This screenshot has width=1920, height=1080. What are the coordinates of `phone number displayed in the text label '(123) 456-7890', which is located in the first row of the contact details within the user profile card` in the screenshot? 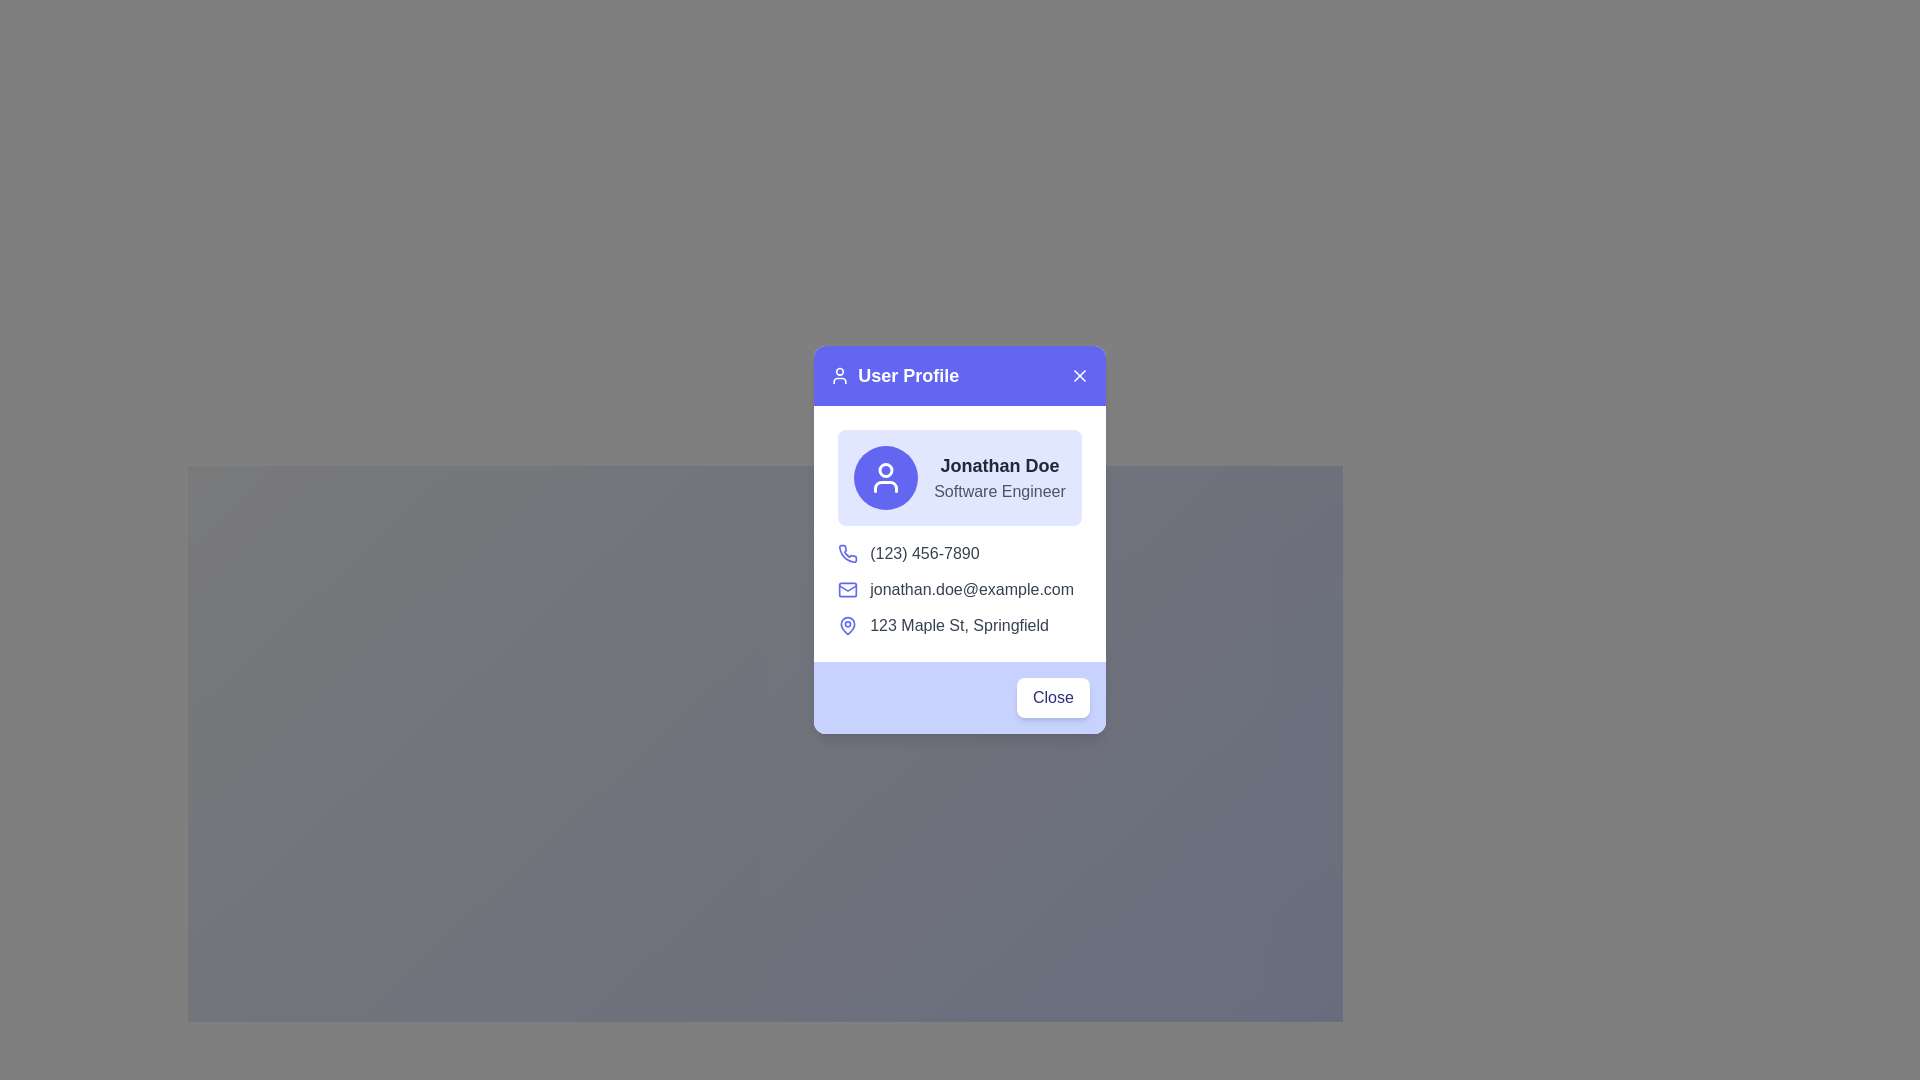 It's located at (960, 554).